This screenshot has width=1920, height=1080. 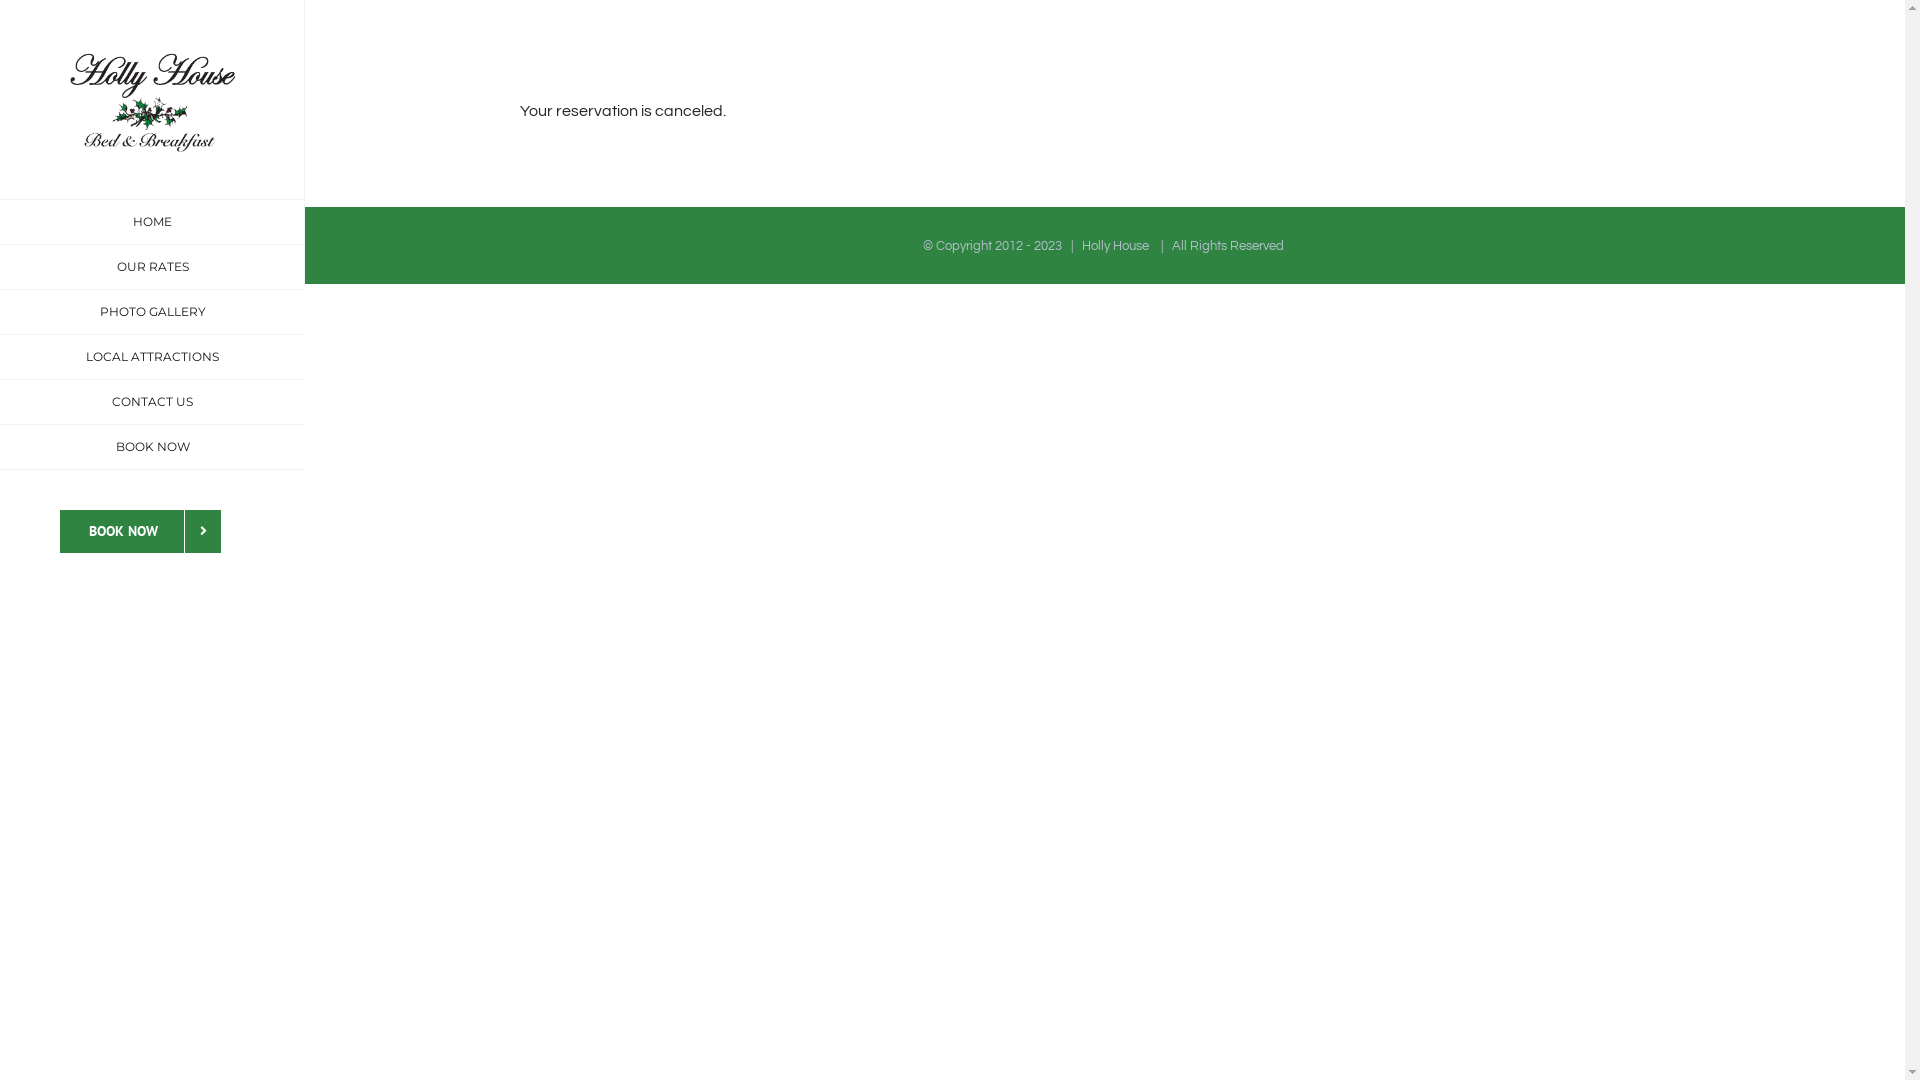 What do you see at coordinates (0, 356) in the screenshot?
I see `'LOCAL ATTRACTIONS'` at bounding box center [0, 356].